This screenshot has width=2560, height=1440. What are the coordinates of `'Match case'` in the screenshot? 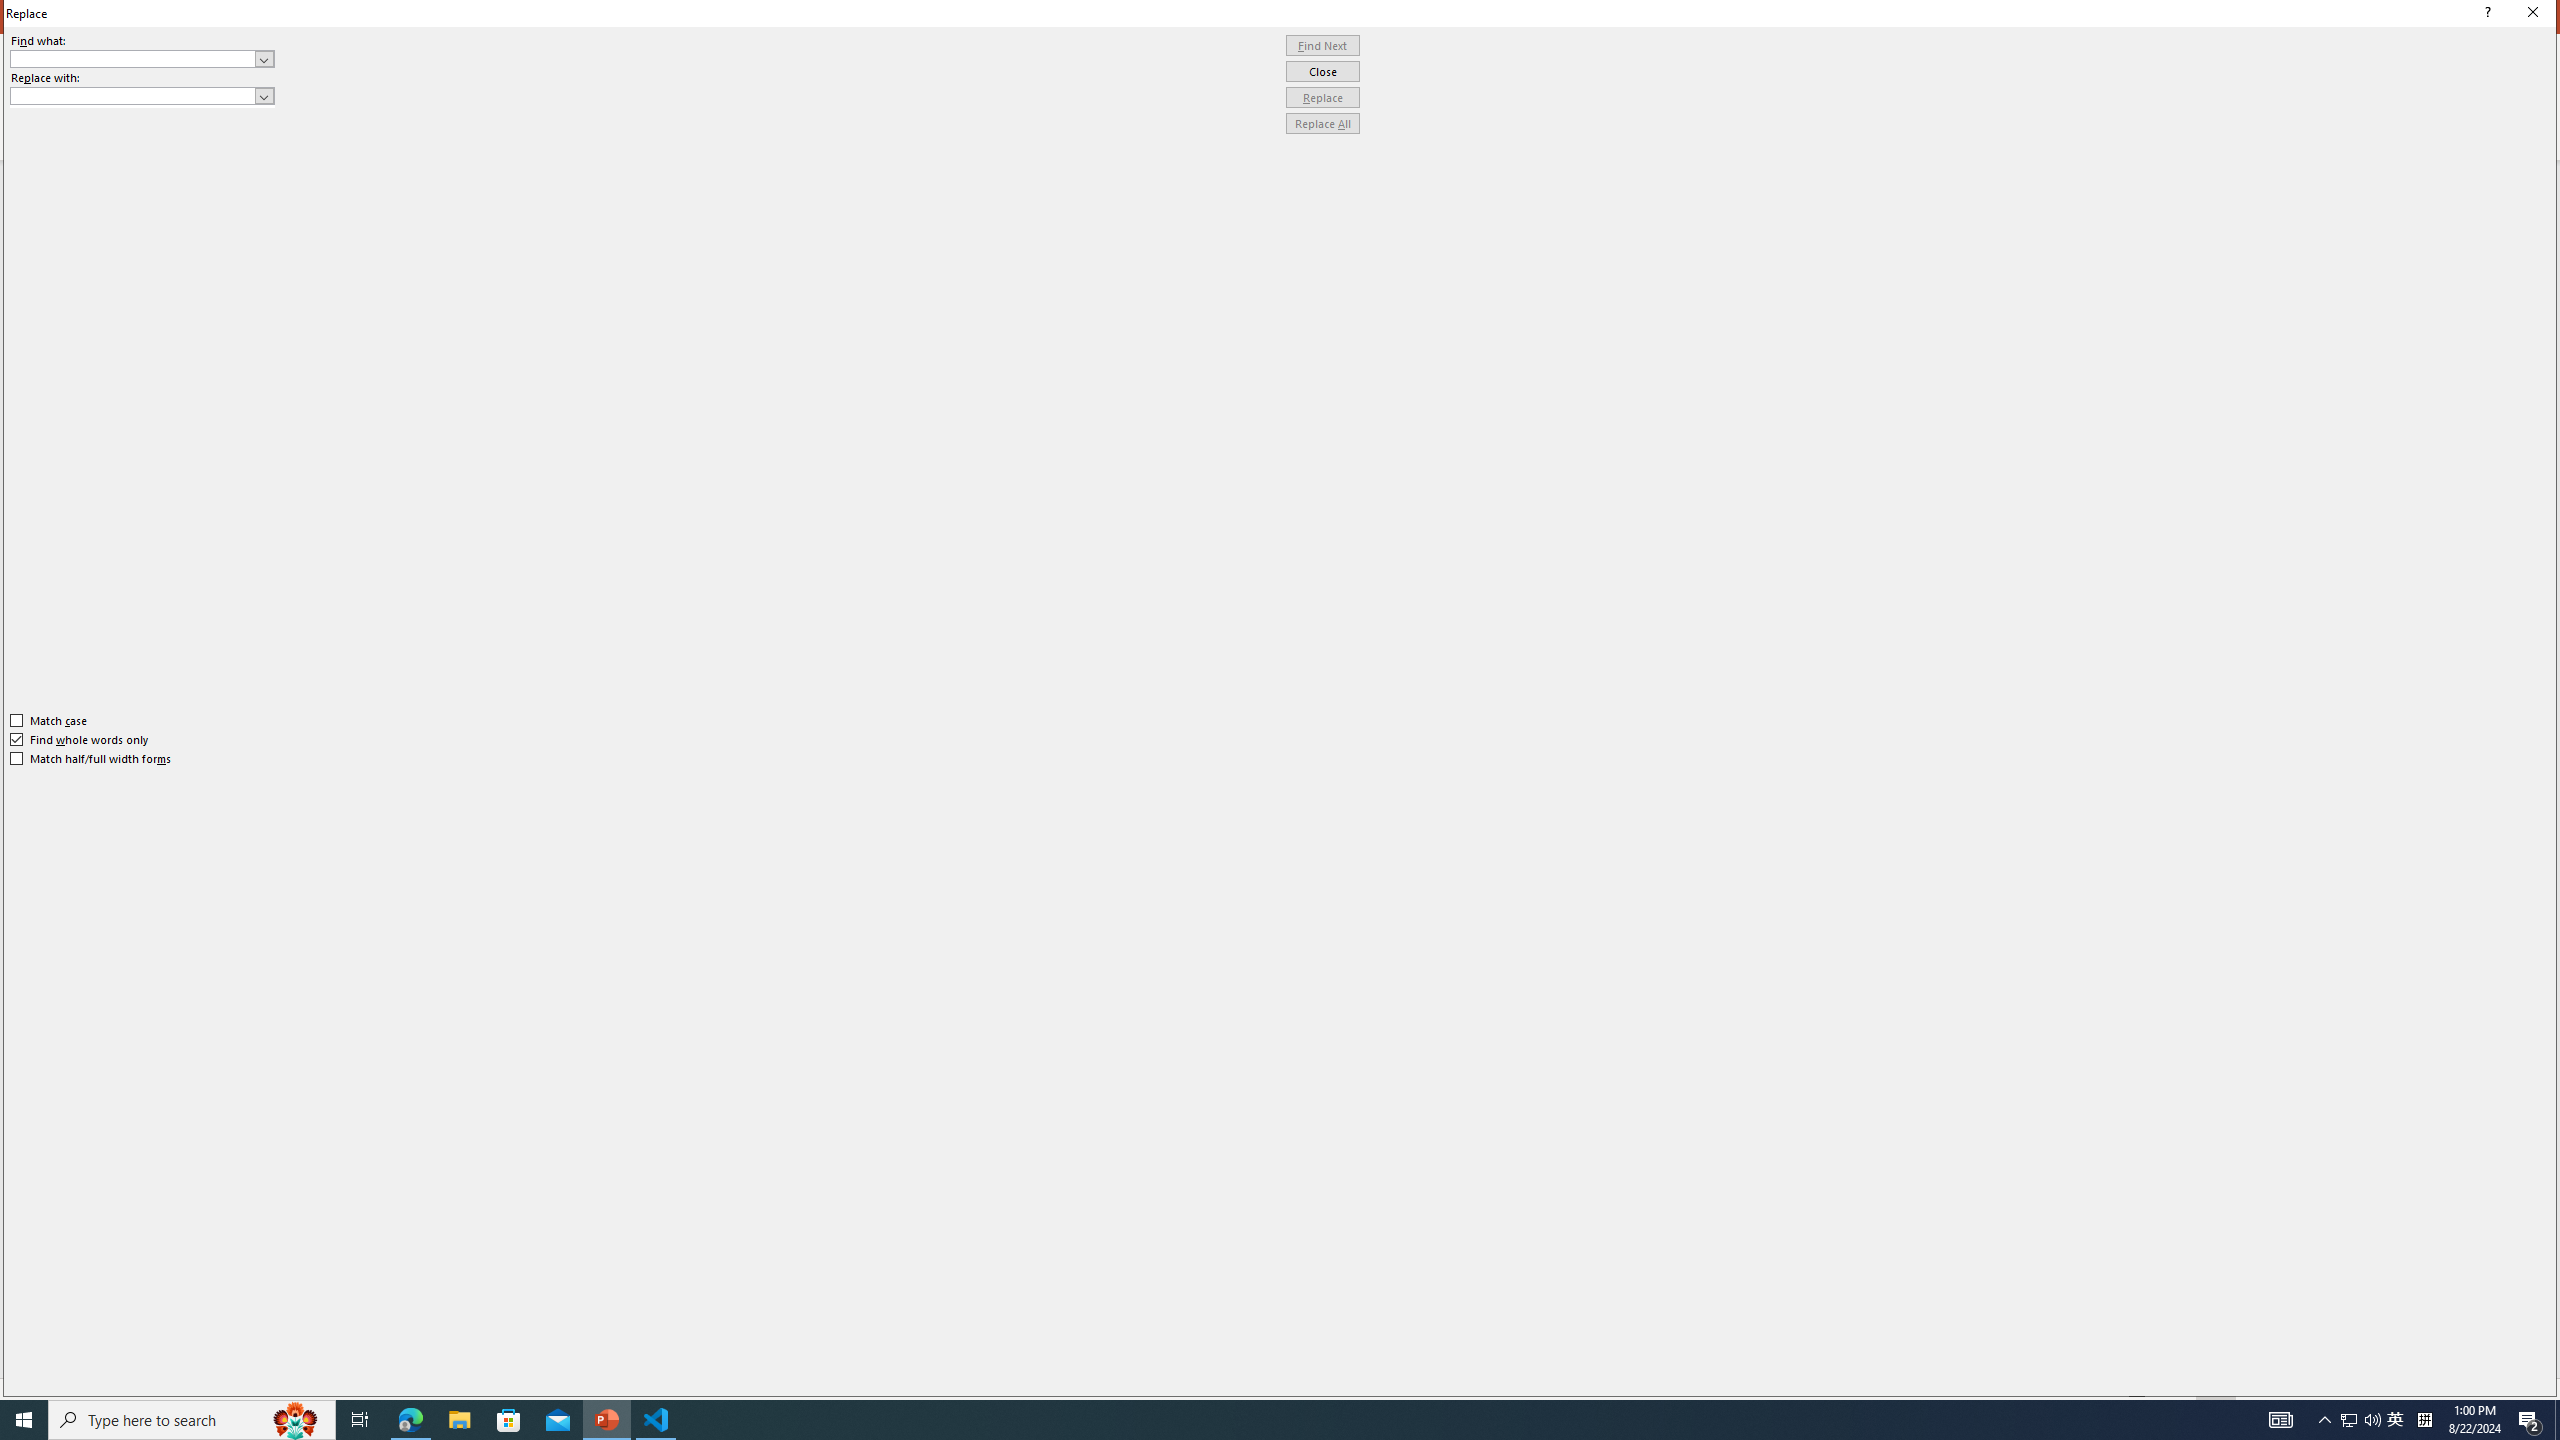 It's located at (48, 720).